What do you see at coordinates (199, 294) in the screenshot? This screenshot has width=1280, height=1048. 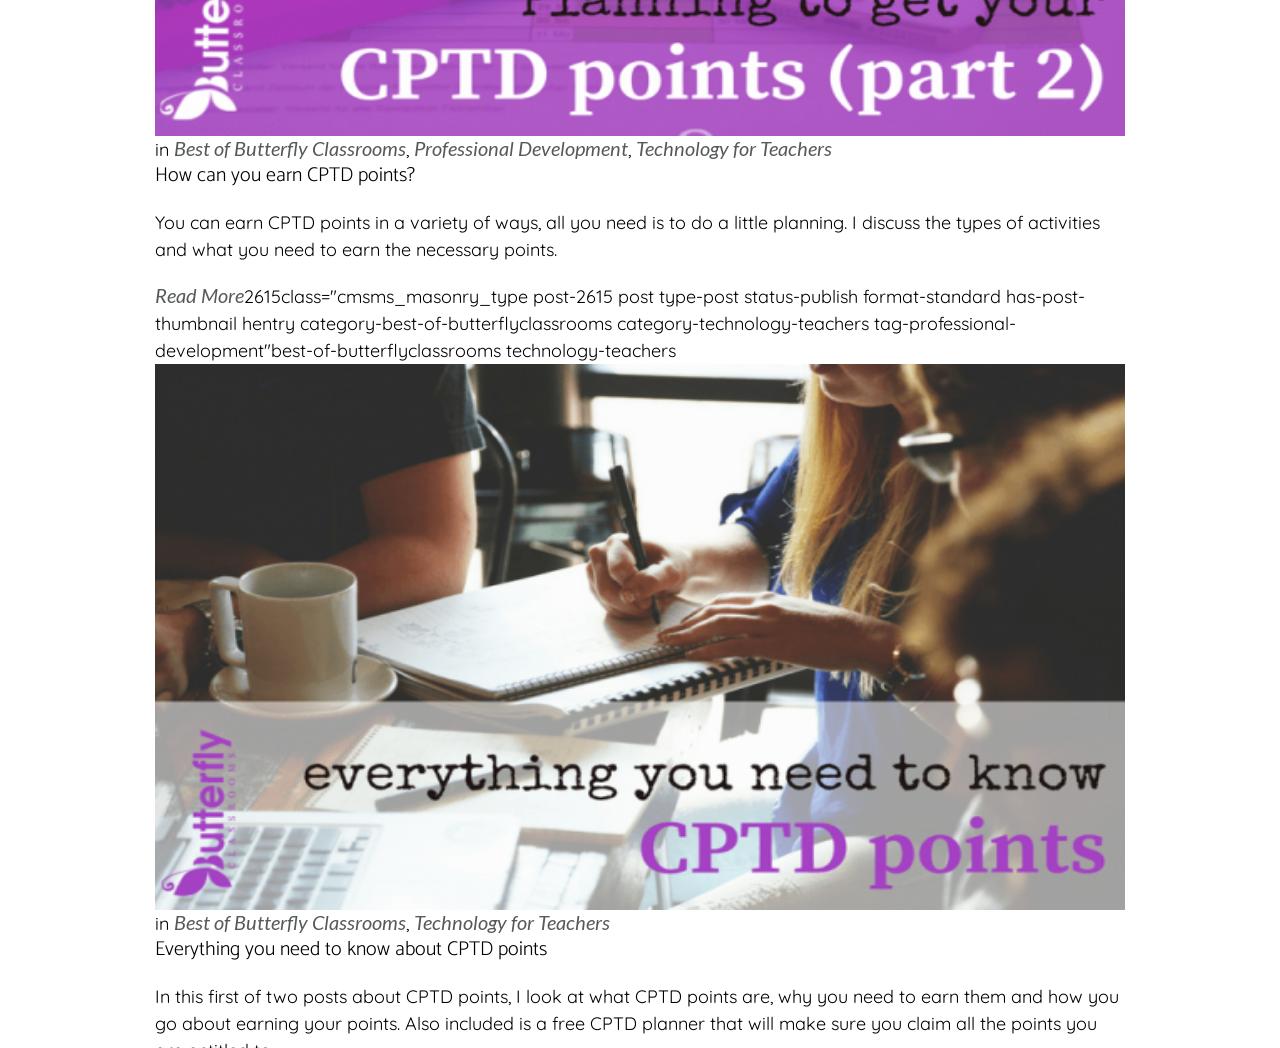 I see `'Read More'` at bounding box center [199, 294].